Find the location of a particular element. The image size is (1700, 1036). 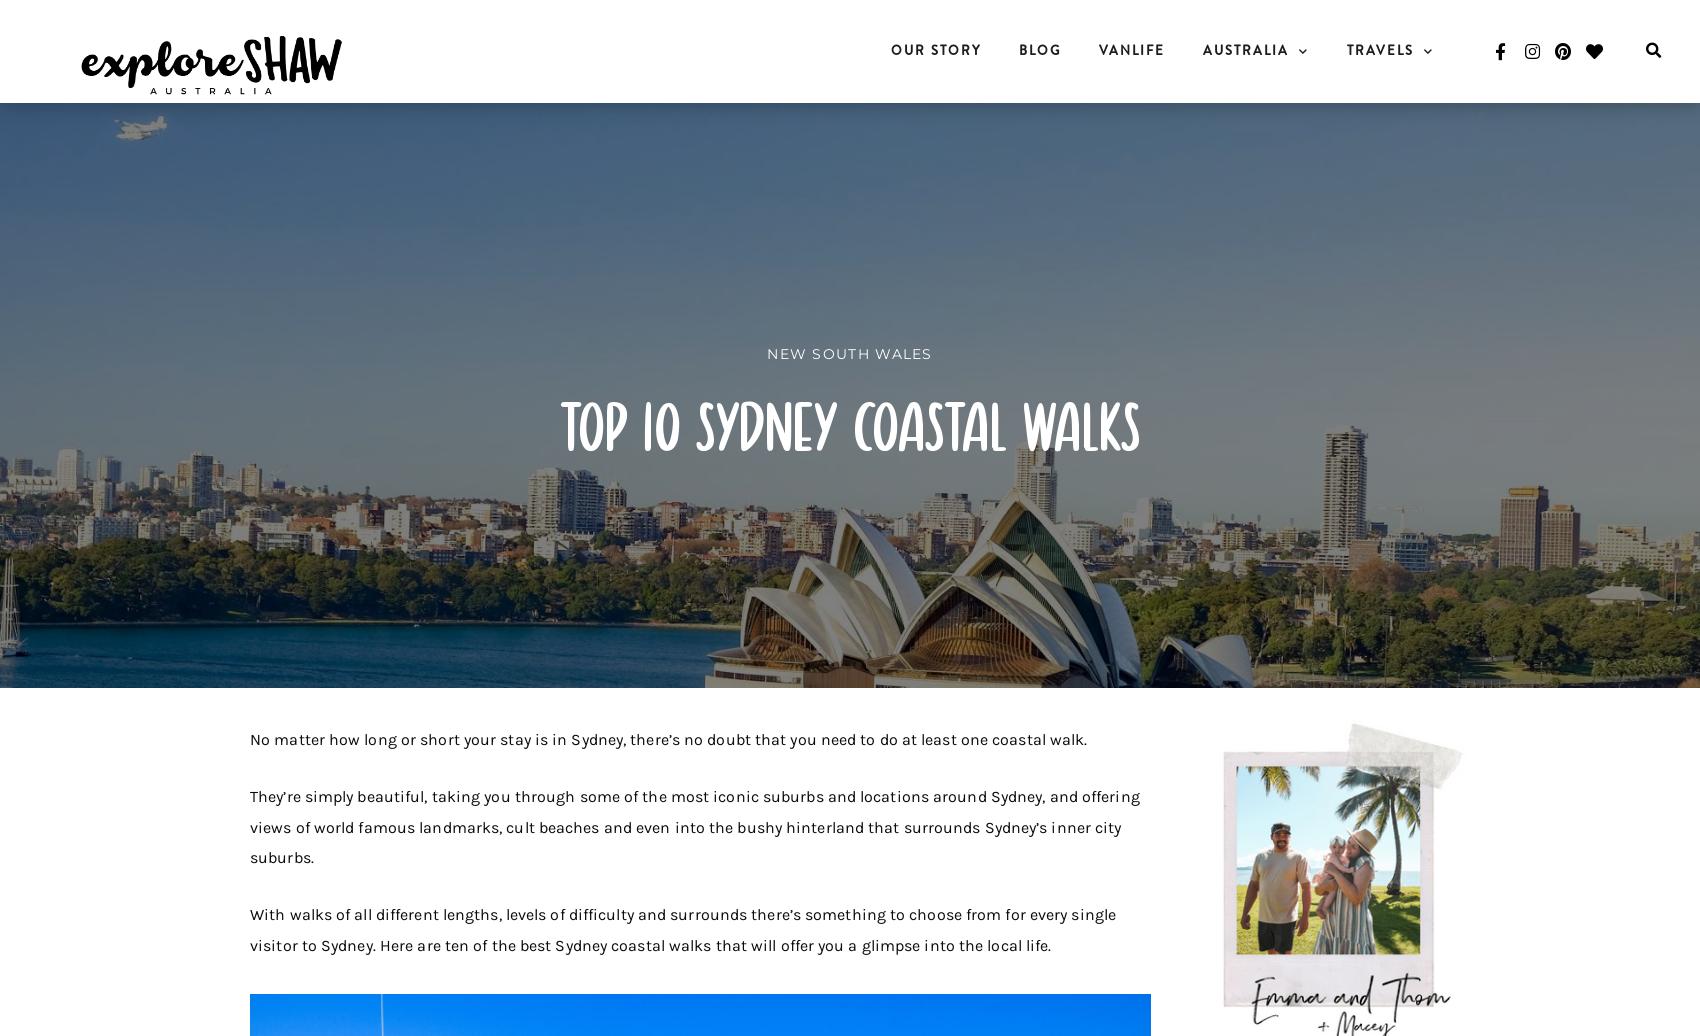

'They’re simply beautiful, taking you through some of the most iconic suburbs and locations around Sydney, and offering views of world famous landmarks, cult beaches and even into the bushy hinterland that surrounds Sydney’s inner city suburbs.' is located at coordinates (694, 826).